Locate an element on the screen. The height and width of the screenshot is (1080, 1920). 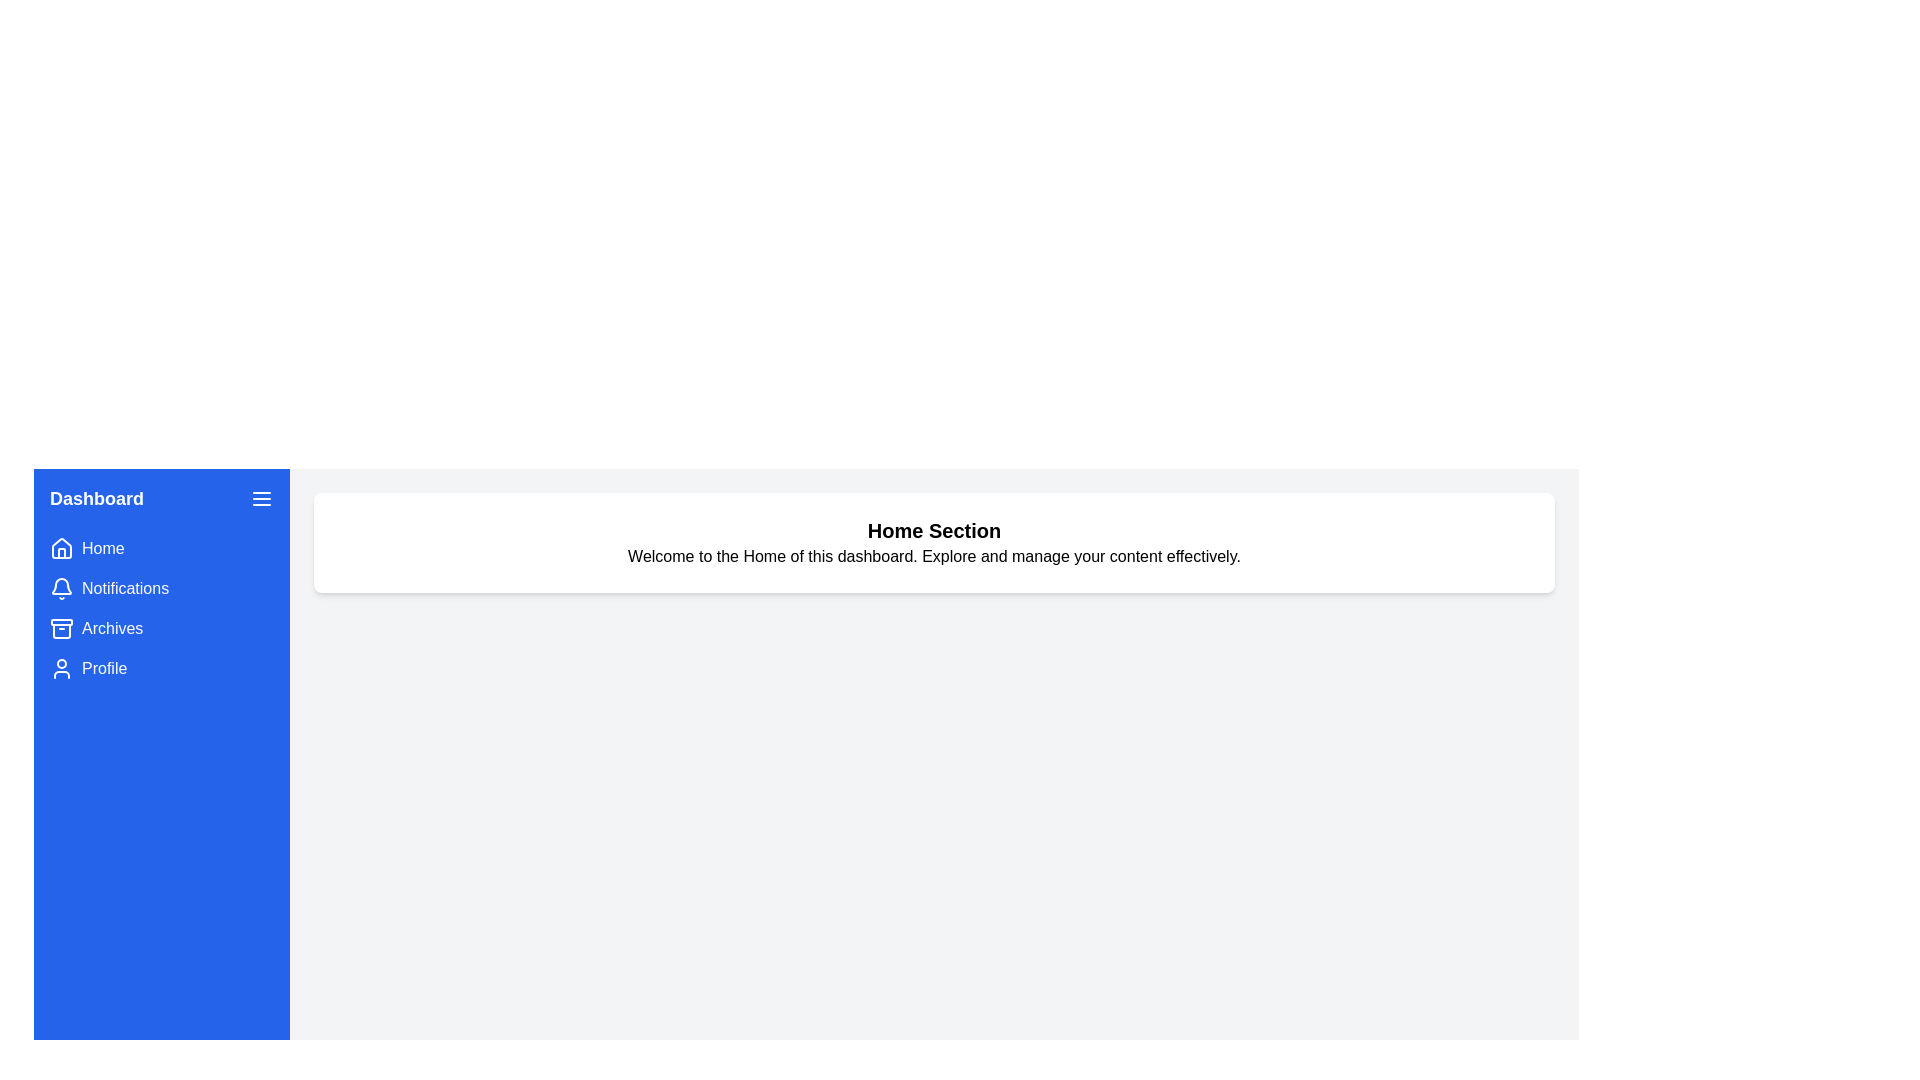
the 'Archives' button in the sidebar menu, which is the third option from the top is located at coordinates (62, 631).